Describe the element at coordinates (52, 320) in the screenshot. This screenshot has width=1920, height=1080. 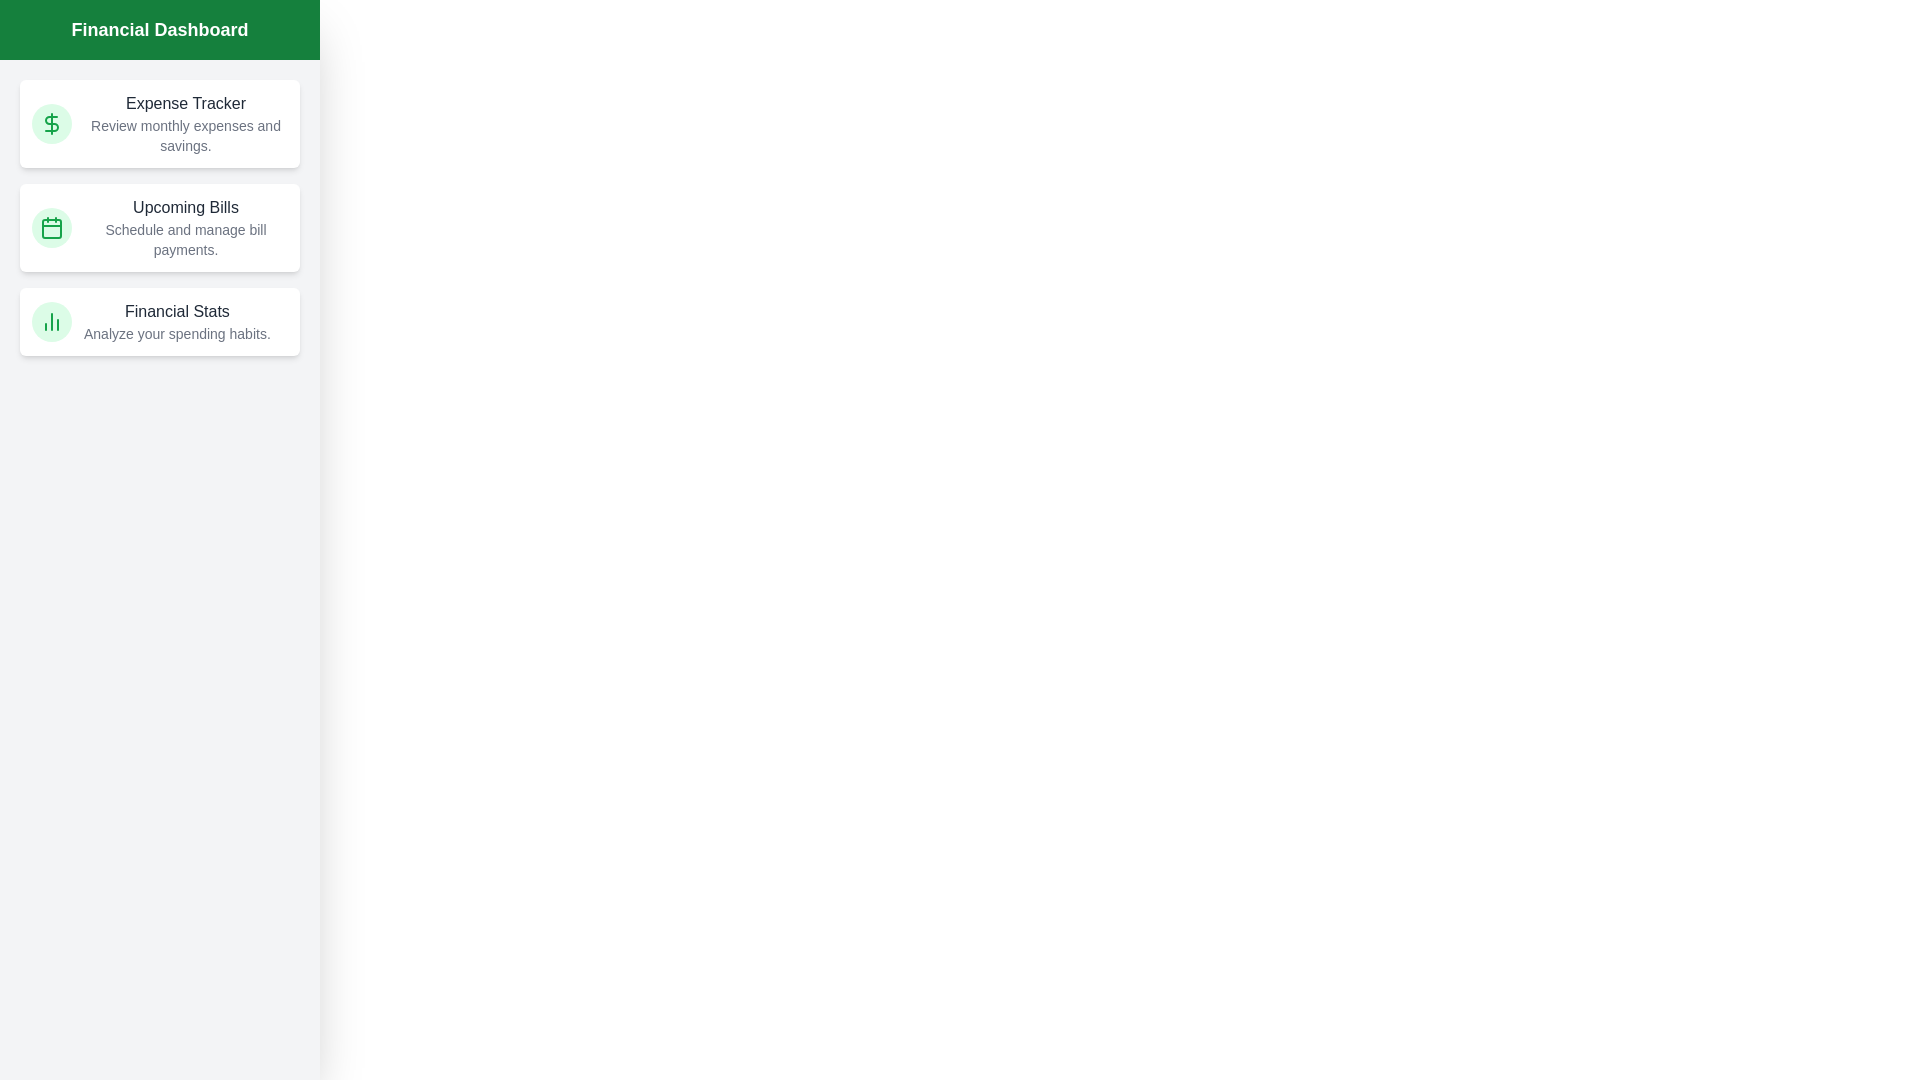
I see `the icon next to the Financial Stats item` at that location.